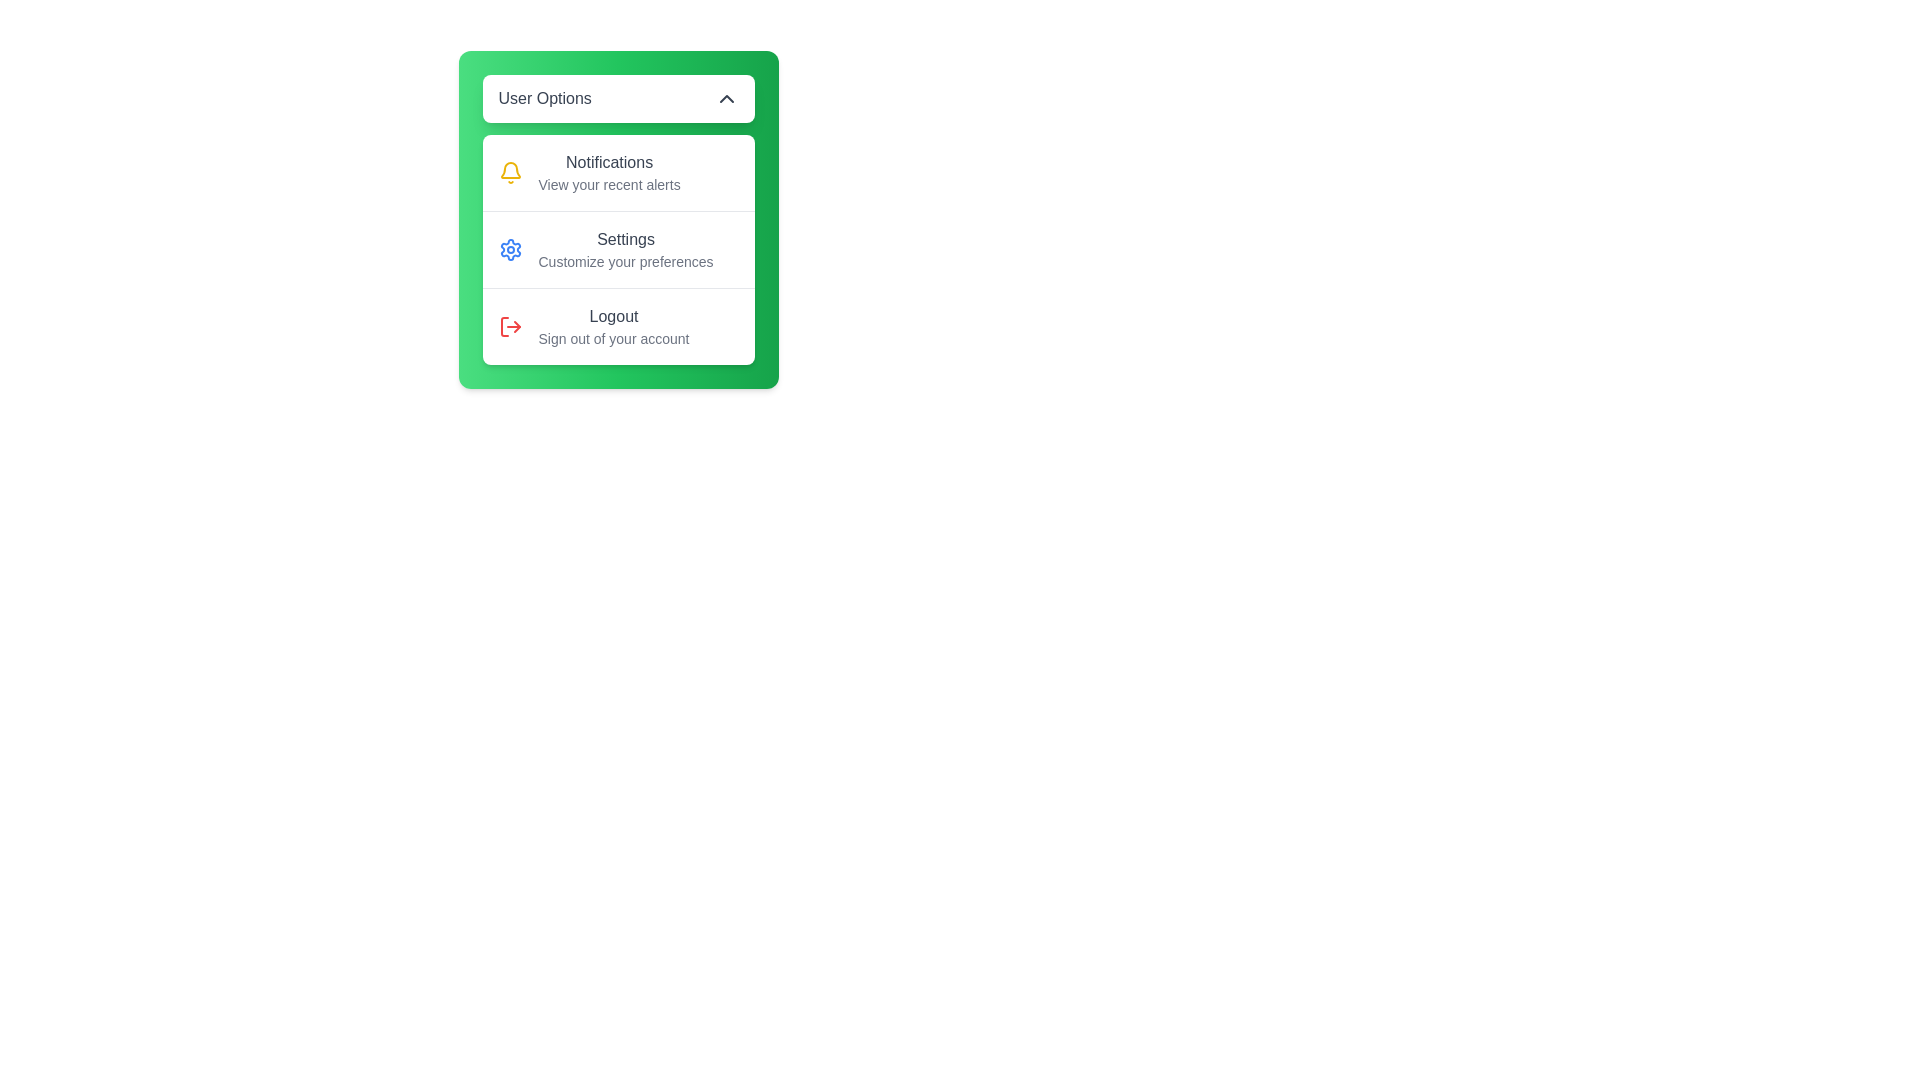  What do you see at coordinates (545, 99) in the screenshot?
I see `the Text Label that serves as the title for the user options dropdown menu, located at the top-left corner of the user interface, to the left of the chevron icon` at bounding box center [545, 99].